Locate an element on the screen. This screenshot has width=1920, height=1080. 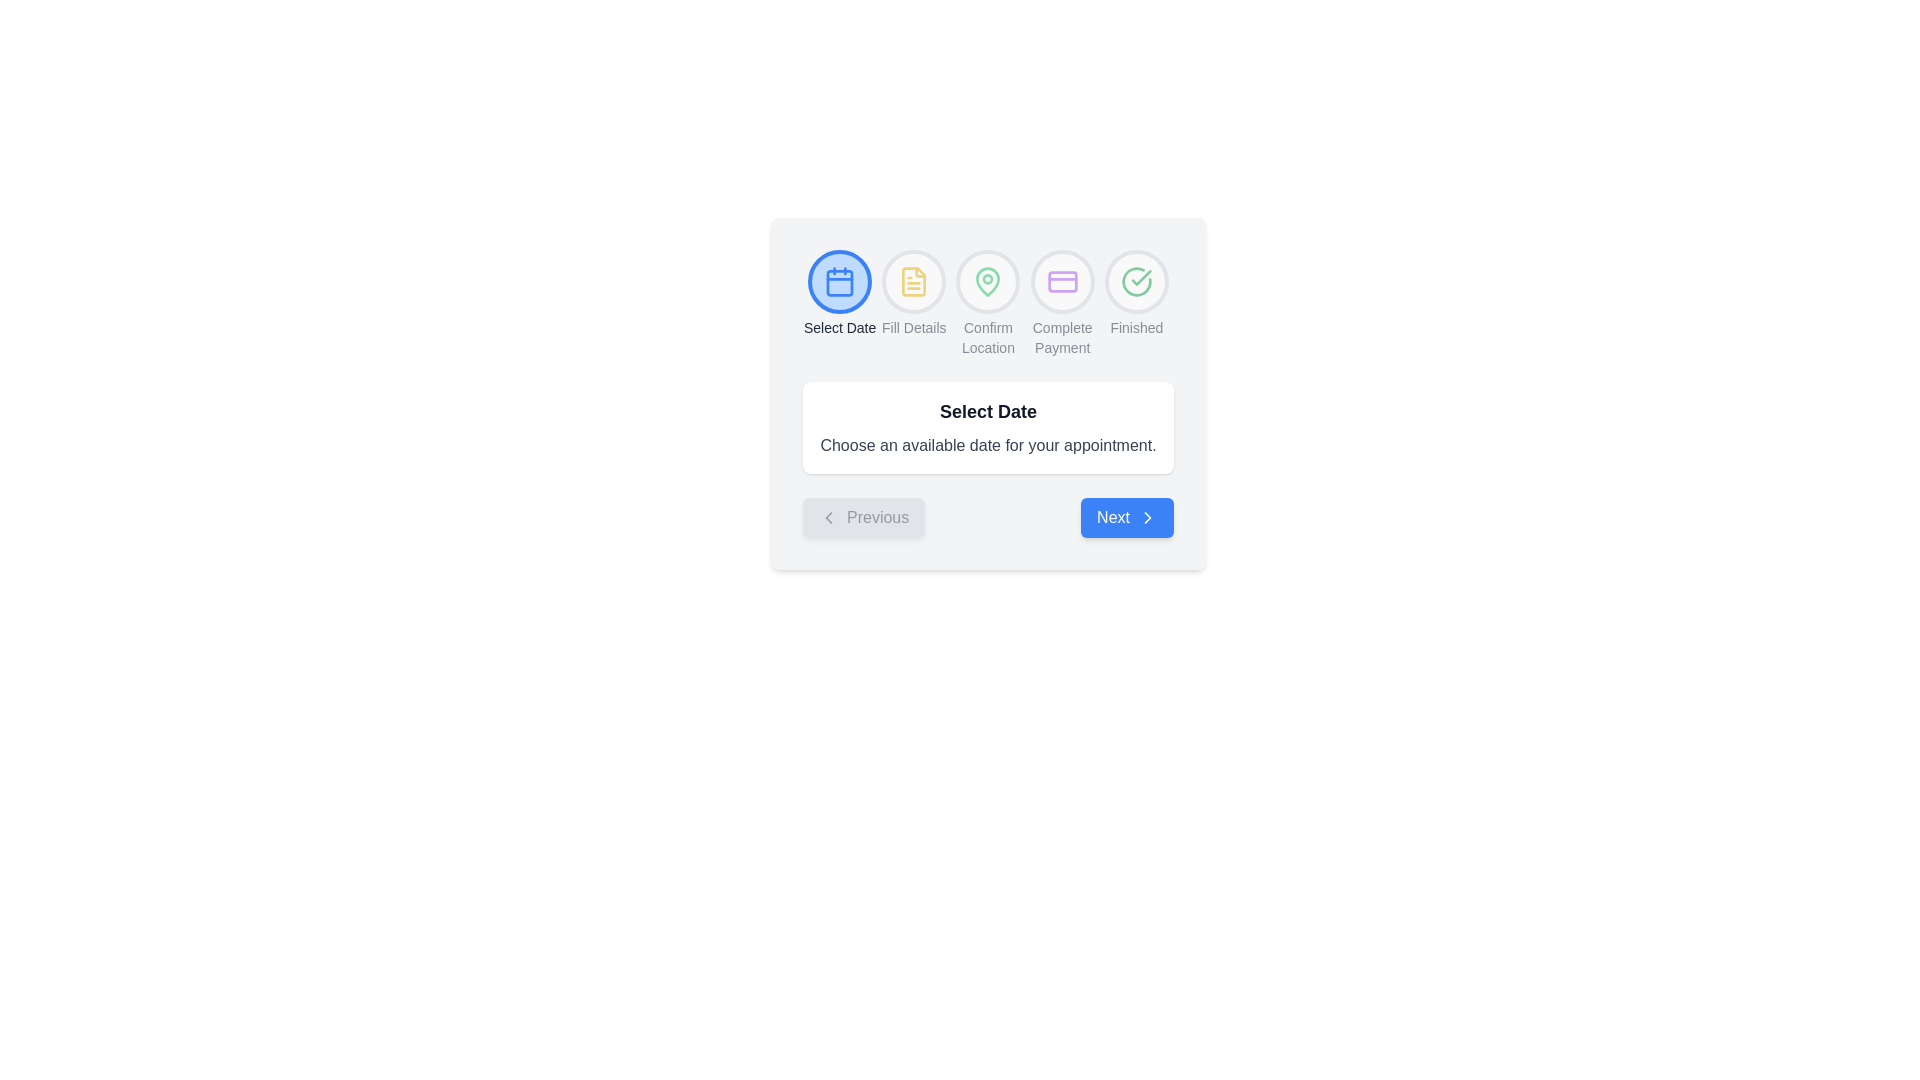
the informational Text label located between the 'Select Date' and 'Confirm Location' steps in the multi-step navigation system is located at coordinates (913, 326).